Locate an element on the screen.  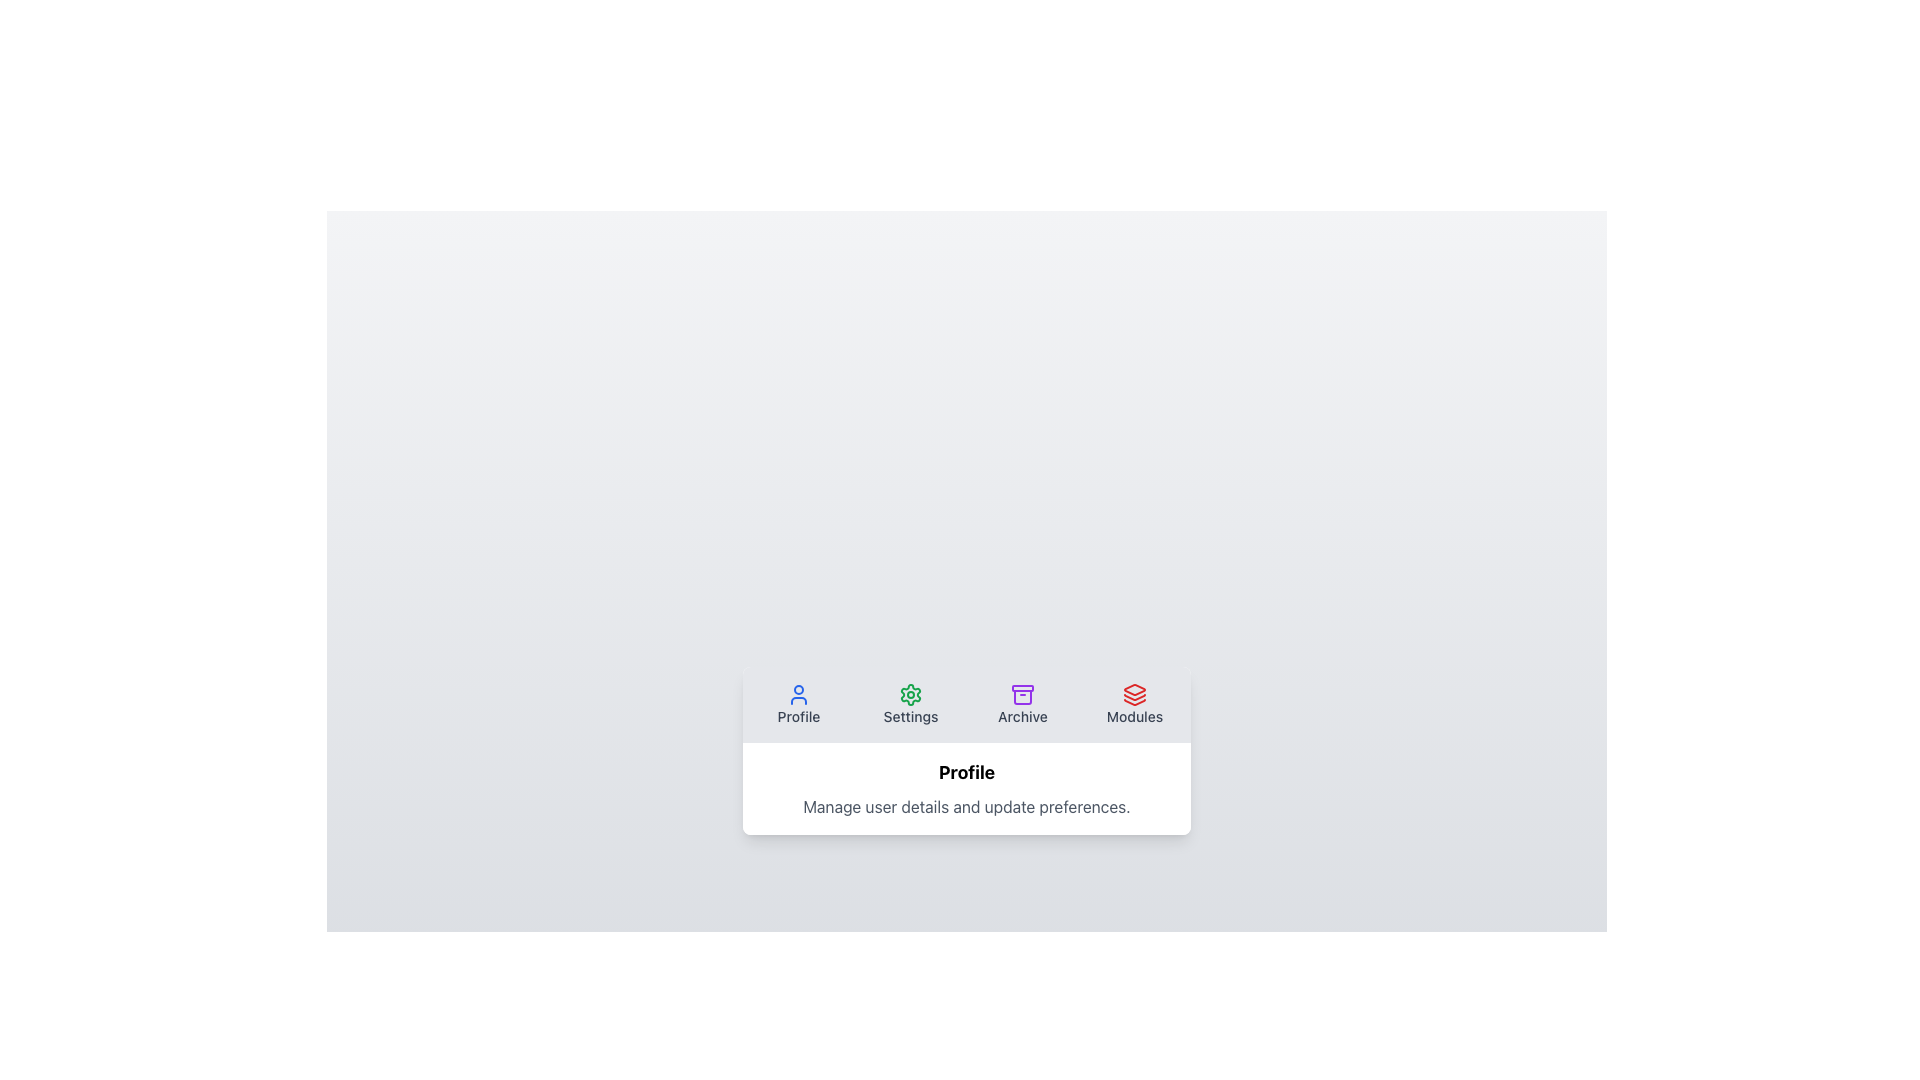
the gear icon in the navigation bar is located at coordinates (910, 693).